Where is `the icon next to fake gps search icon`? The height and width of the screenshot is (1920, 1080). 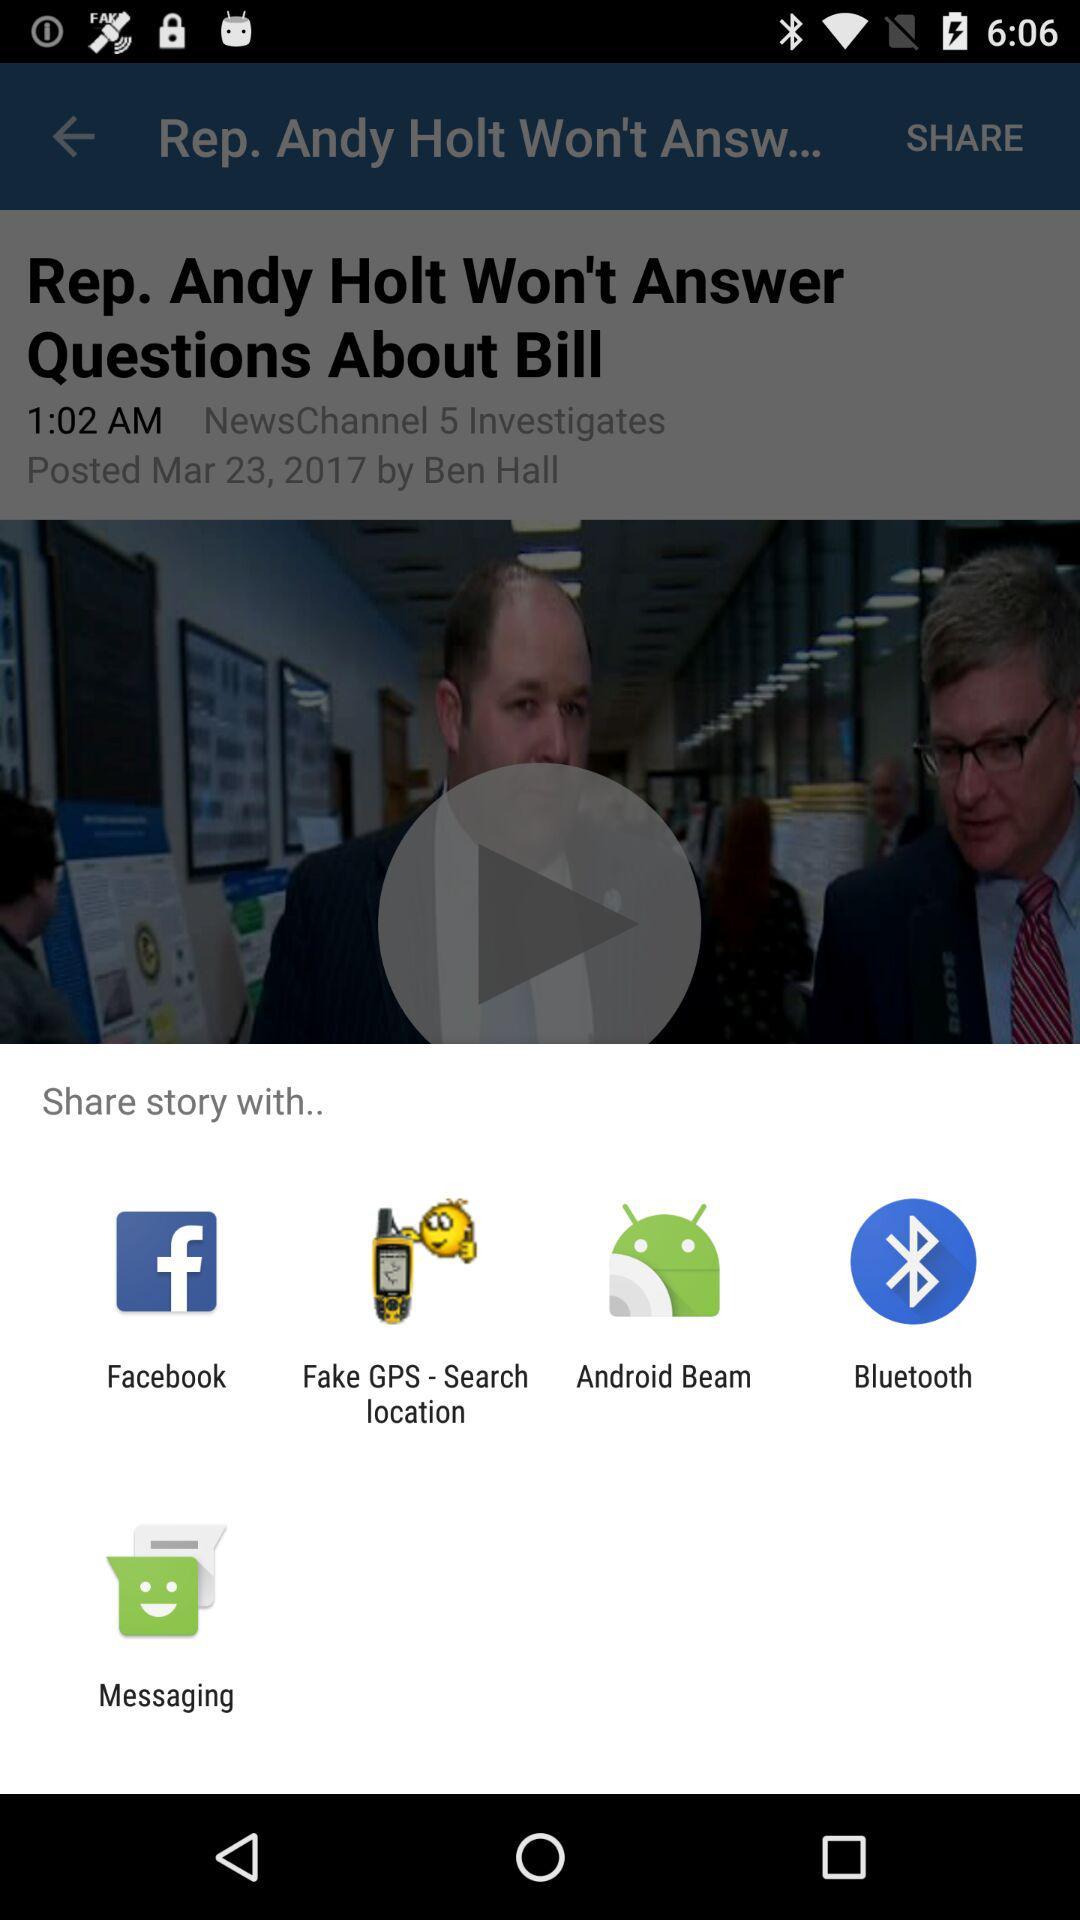 the icon next to fake gps search icon is located at coordinates (165, 1392).